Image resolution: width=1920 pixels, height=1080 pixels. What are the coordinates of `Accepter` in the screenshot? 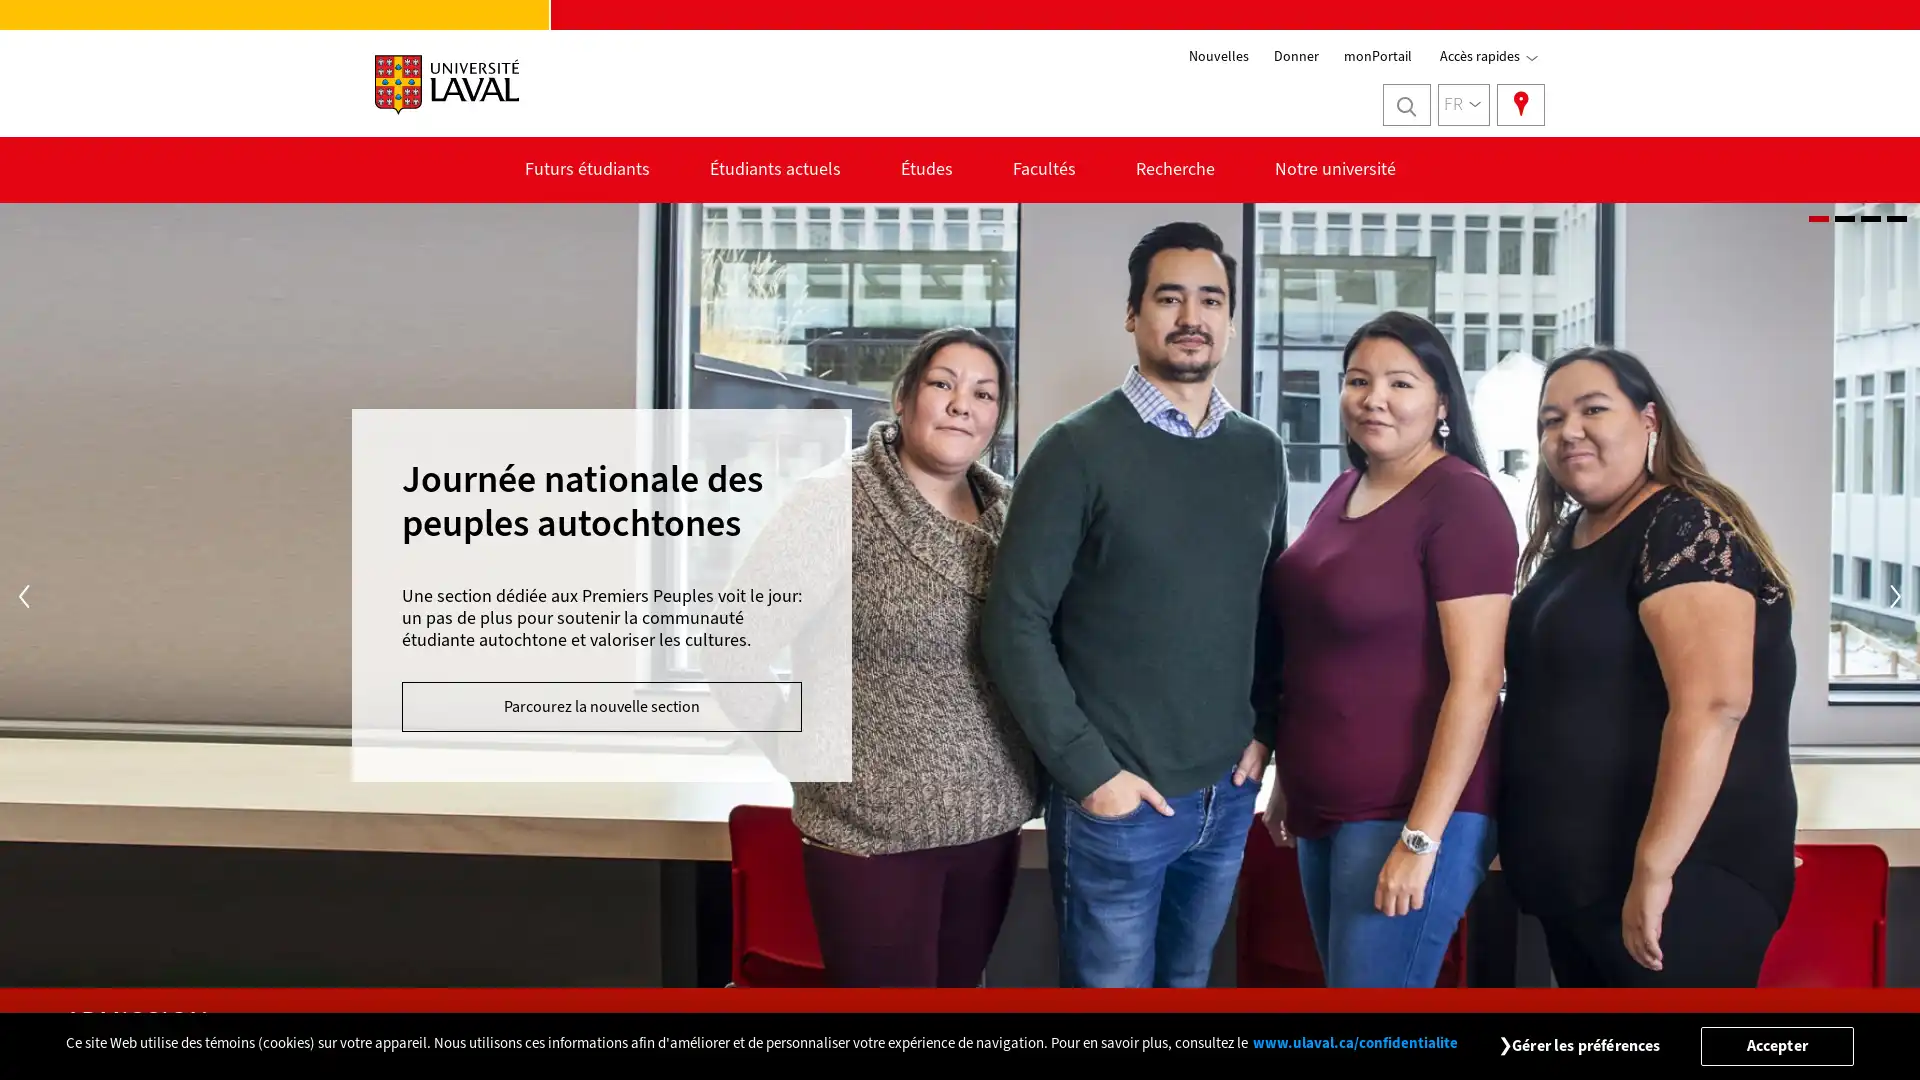 It's located at (1776, 1044).